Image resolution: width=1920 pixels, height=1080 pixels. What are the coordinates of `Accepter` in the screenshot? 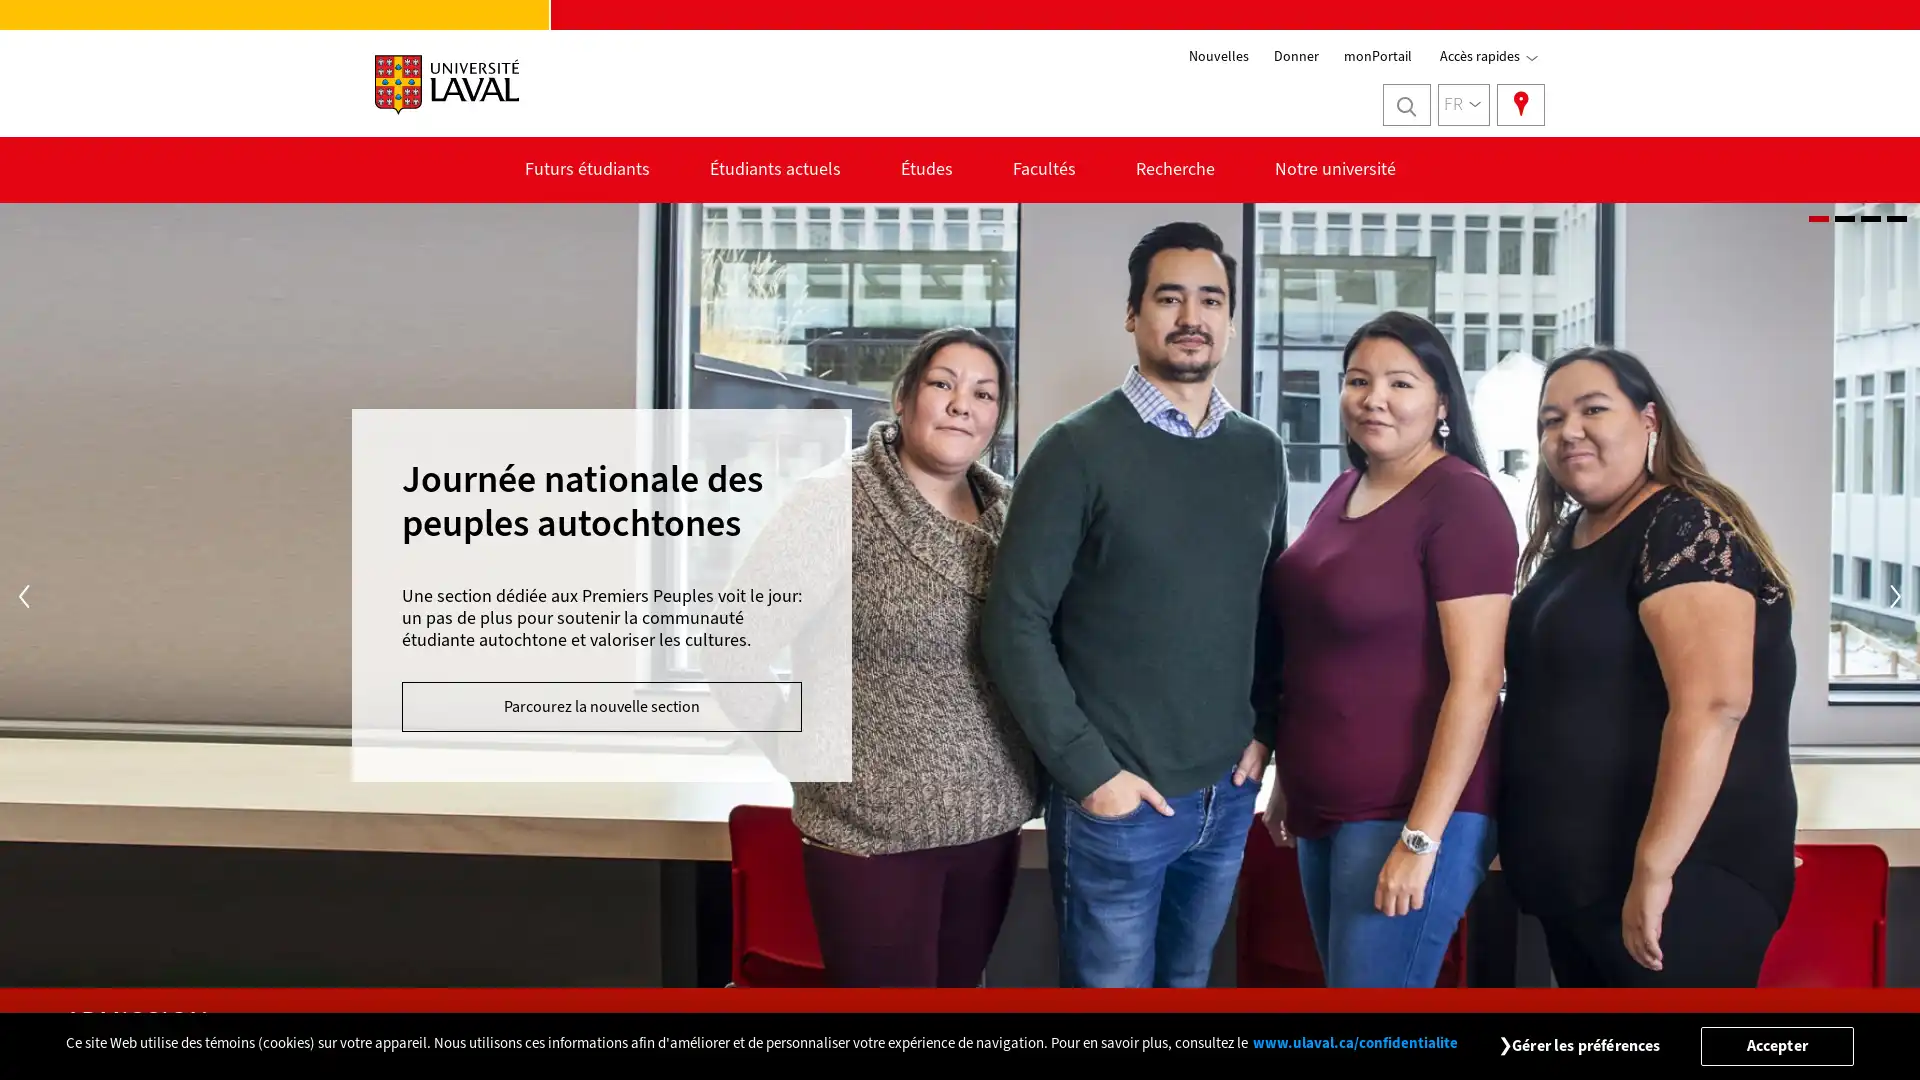 It's located at (1776, 1044).